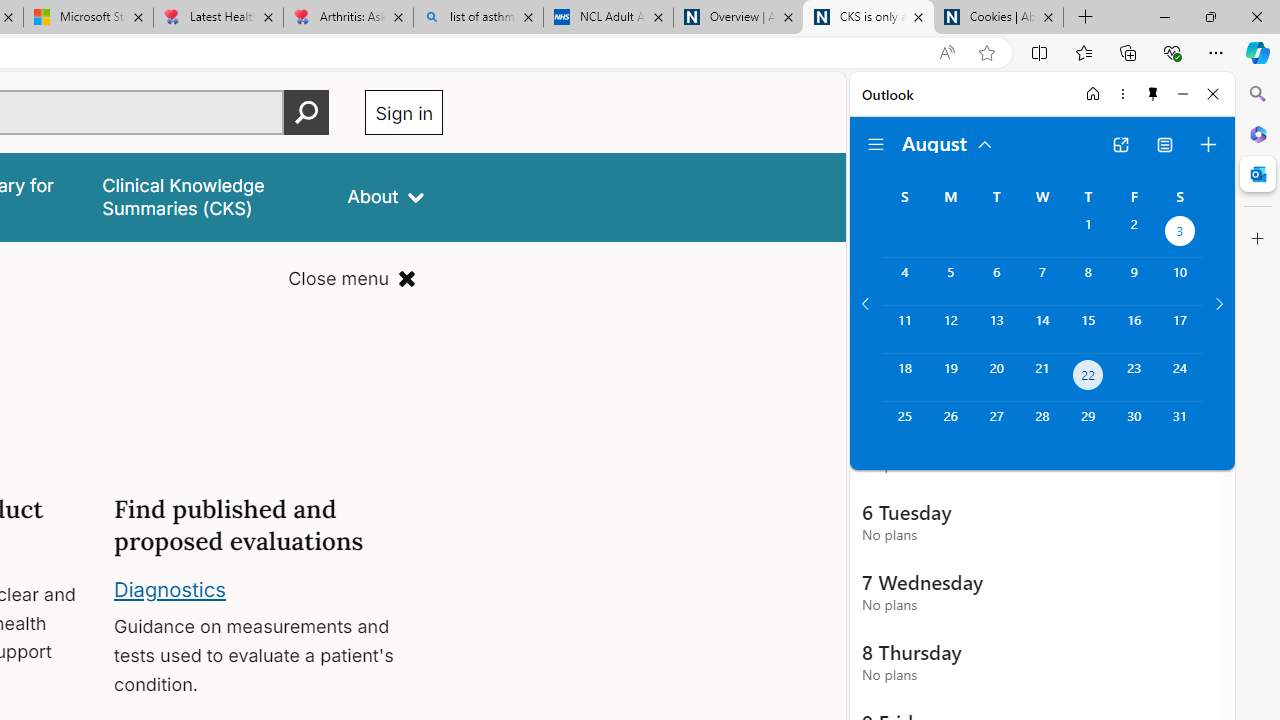  What do you see at coordinates (903, 424) in the screenshot?
I see `'Sunday, August 25, 2024. '` at bounding box center [903, 424].